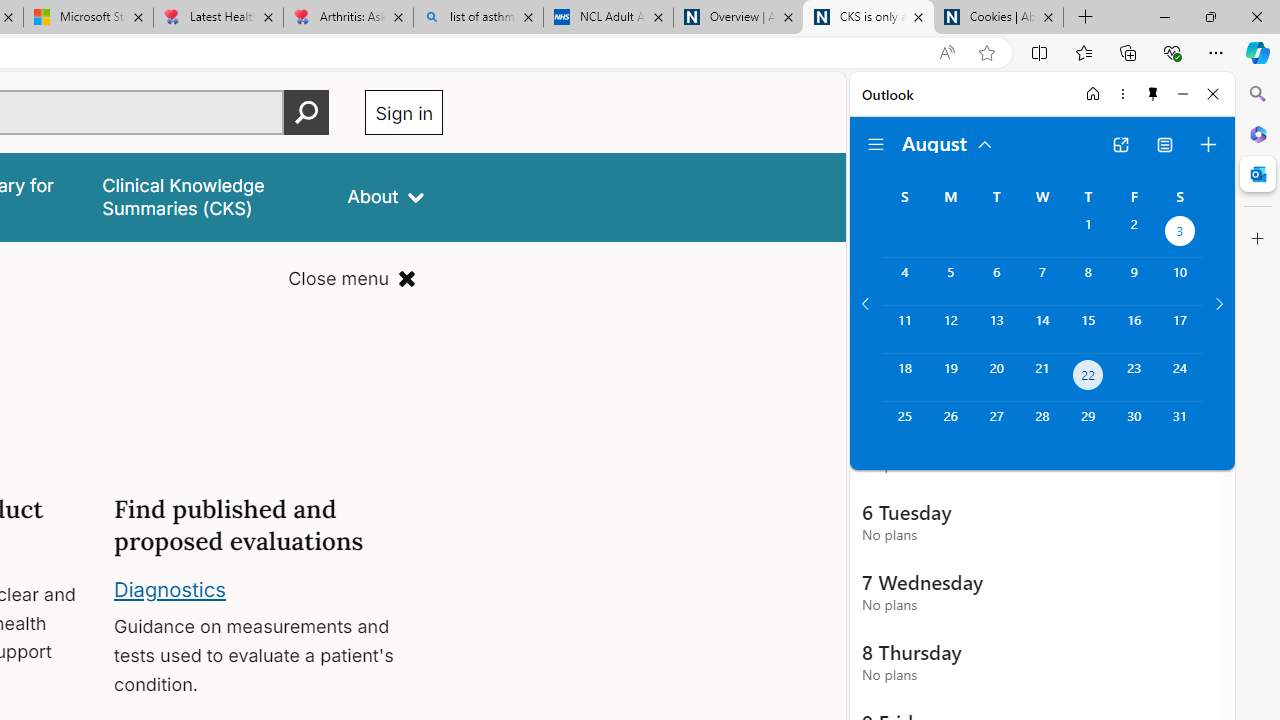  What do you see at coordinates (903, 424) in the screenshot?
I see `'Sunday, August 25, 2024. '` at bounding box center [903, 424].